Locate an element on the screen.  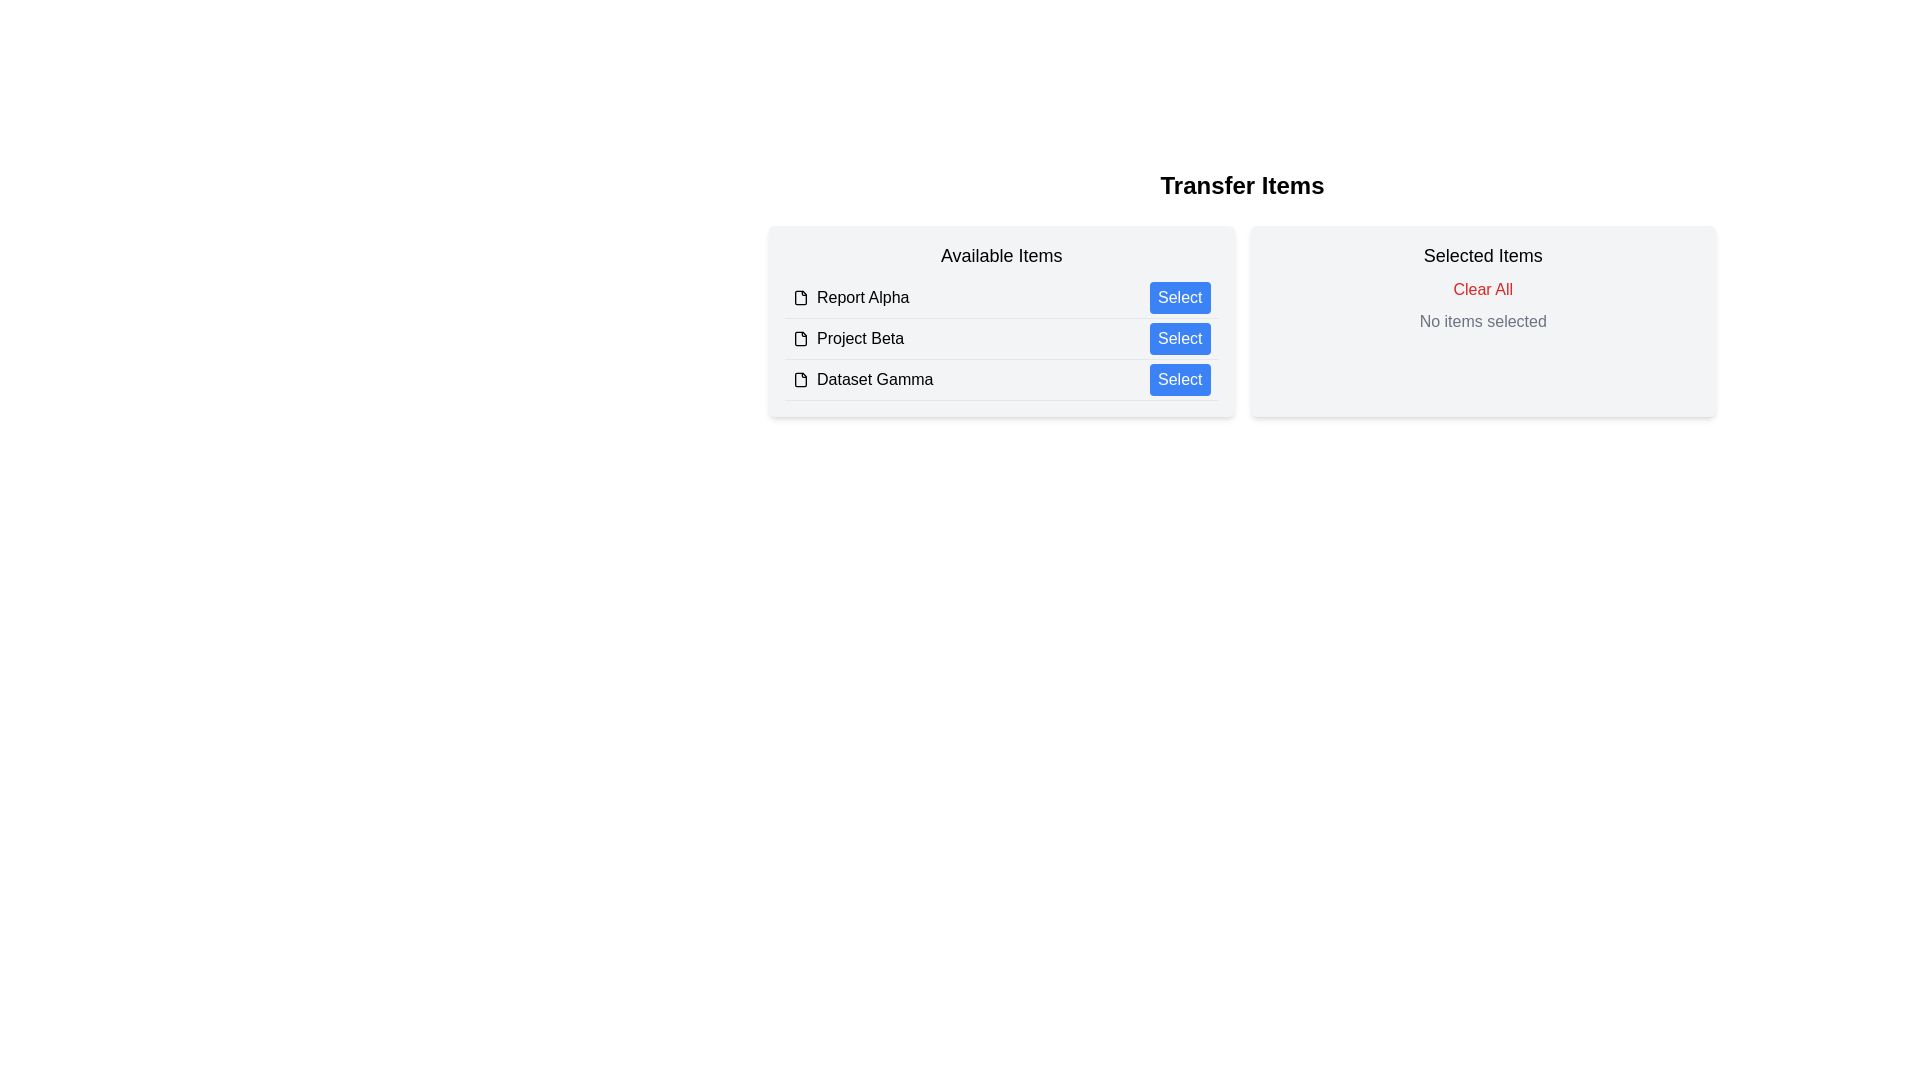
the first row under the 'Available Items' section that represents the 'Report Alpha' item is located at coordinates (1001, 298).